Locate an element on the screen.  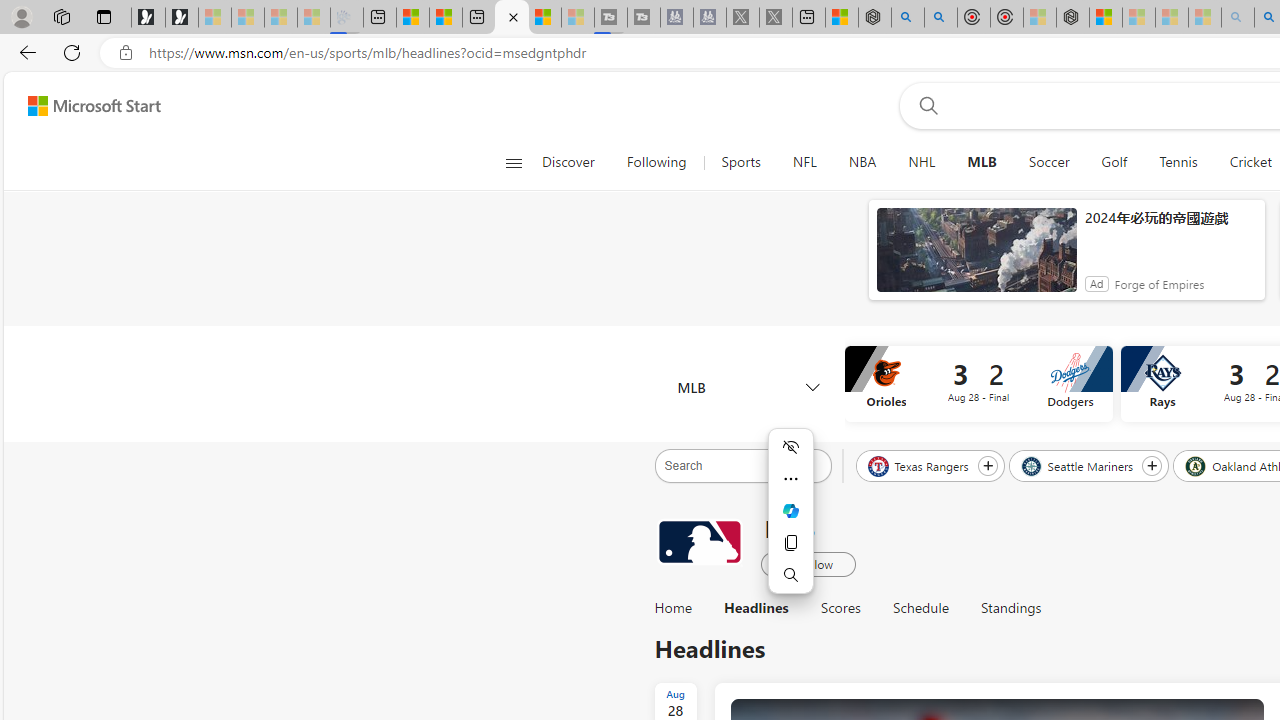
'NFL' is located at coordinates (804, 162).